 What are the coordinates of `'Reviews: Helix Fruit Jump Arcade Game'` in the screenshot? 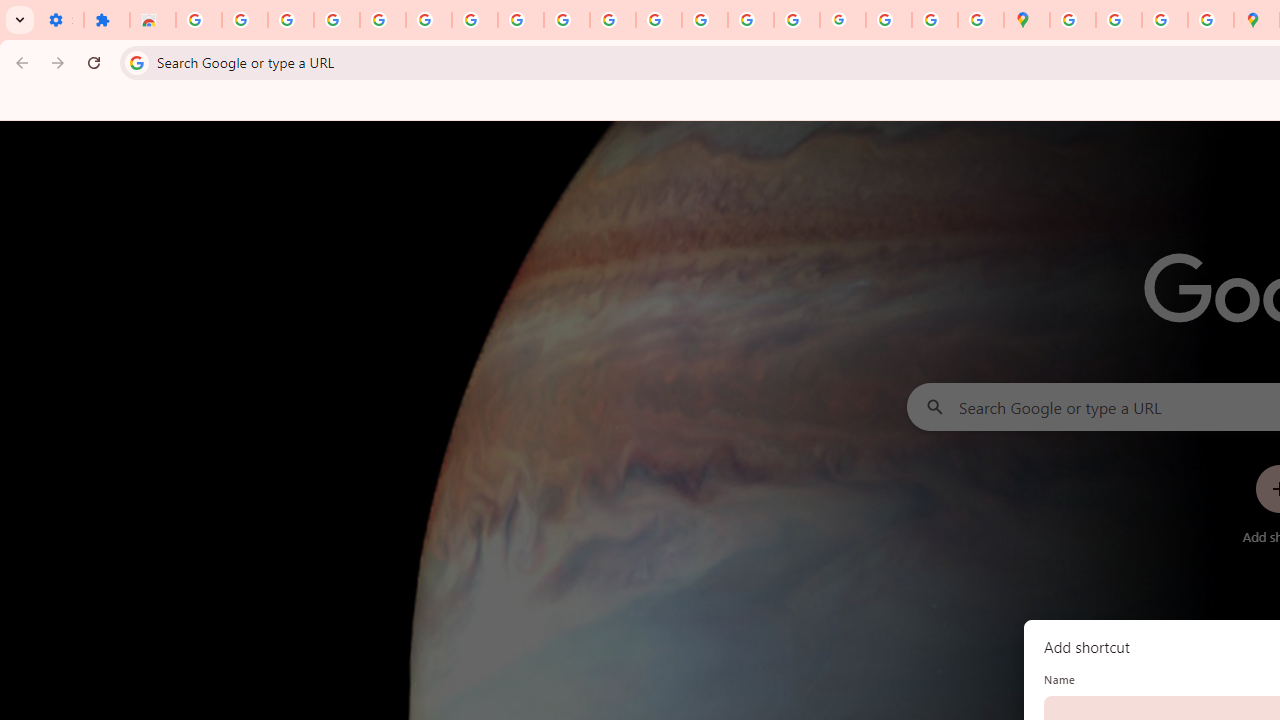 It's located at (152, 20).